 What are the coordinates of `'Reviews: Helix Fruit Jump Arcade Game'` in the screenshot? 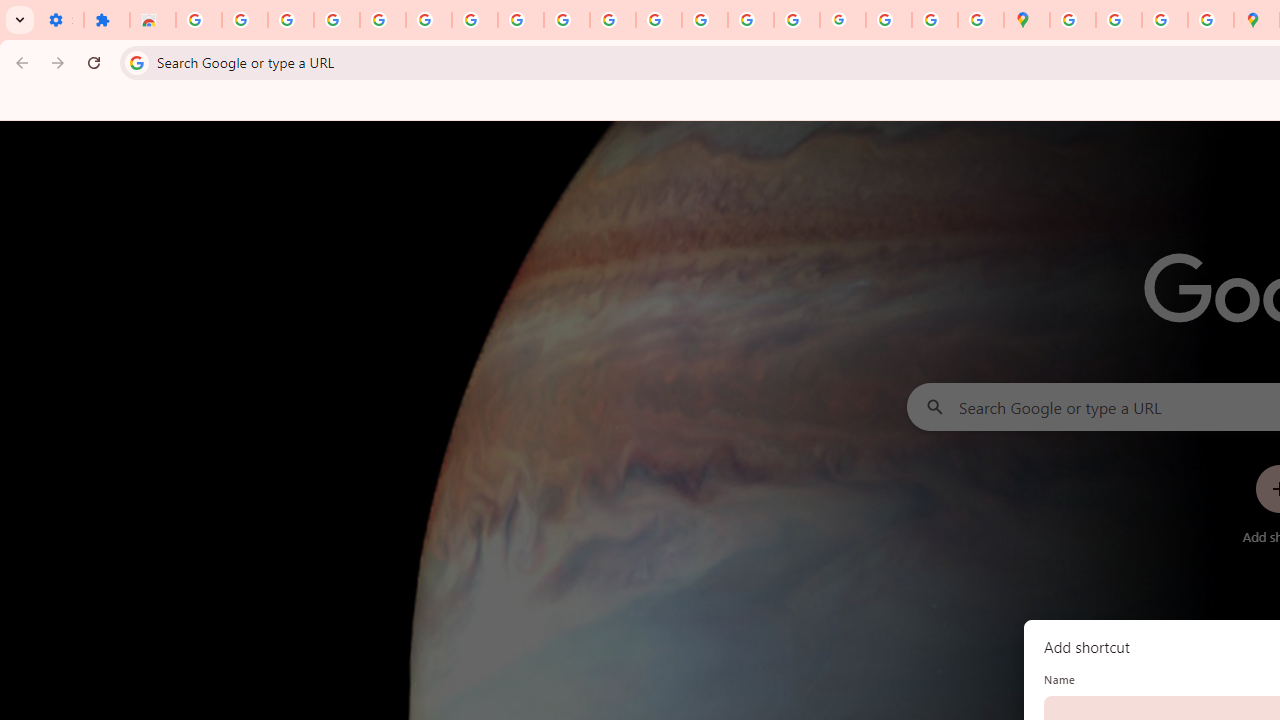 It's located at (152, 20).